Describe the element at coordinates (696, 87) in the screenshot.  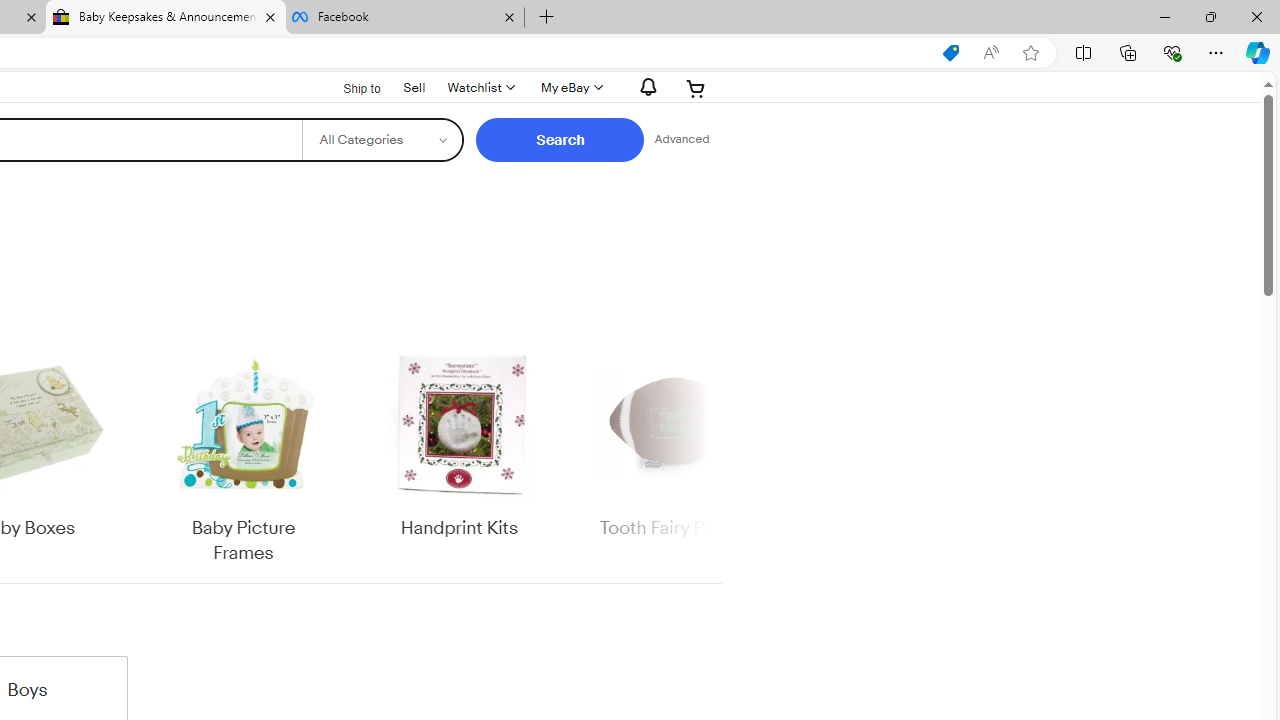
I see `'Your shopping cart'` at that location.